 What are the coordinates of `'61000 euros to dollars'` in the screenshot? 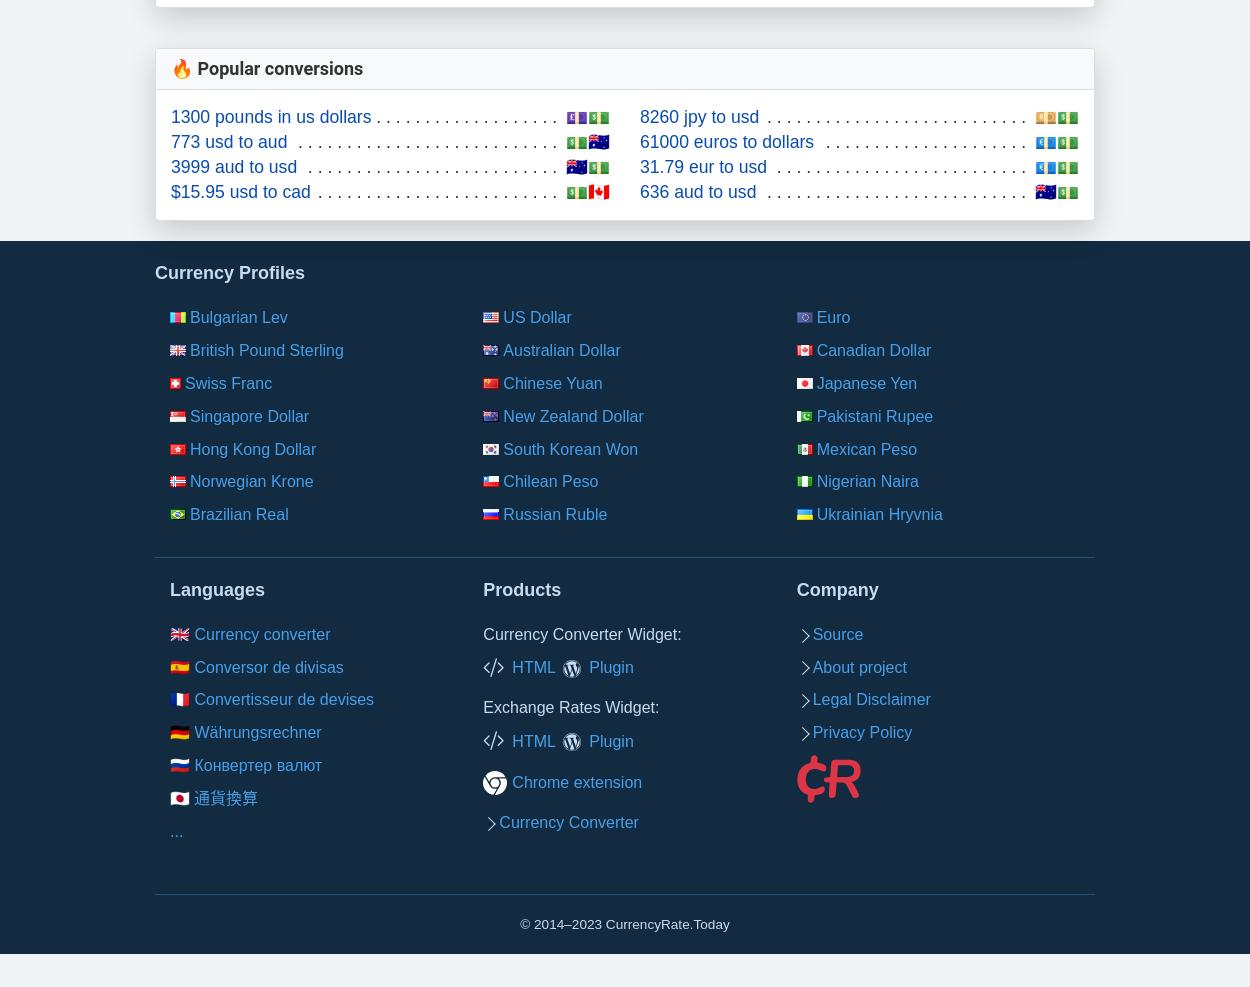 It's located at (726, 141).